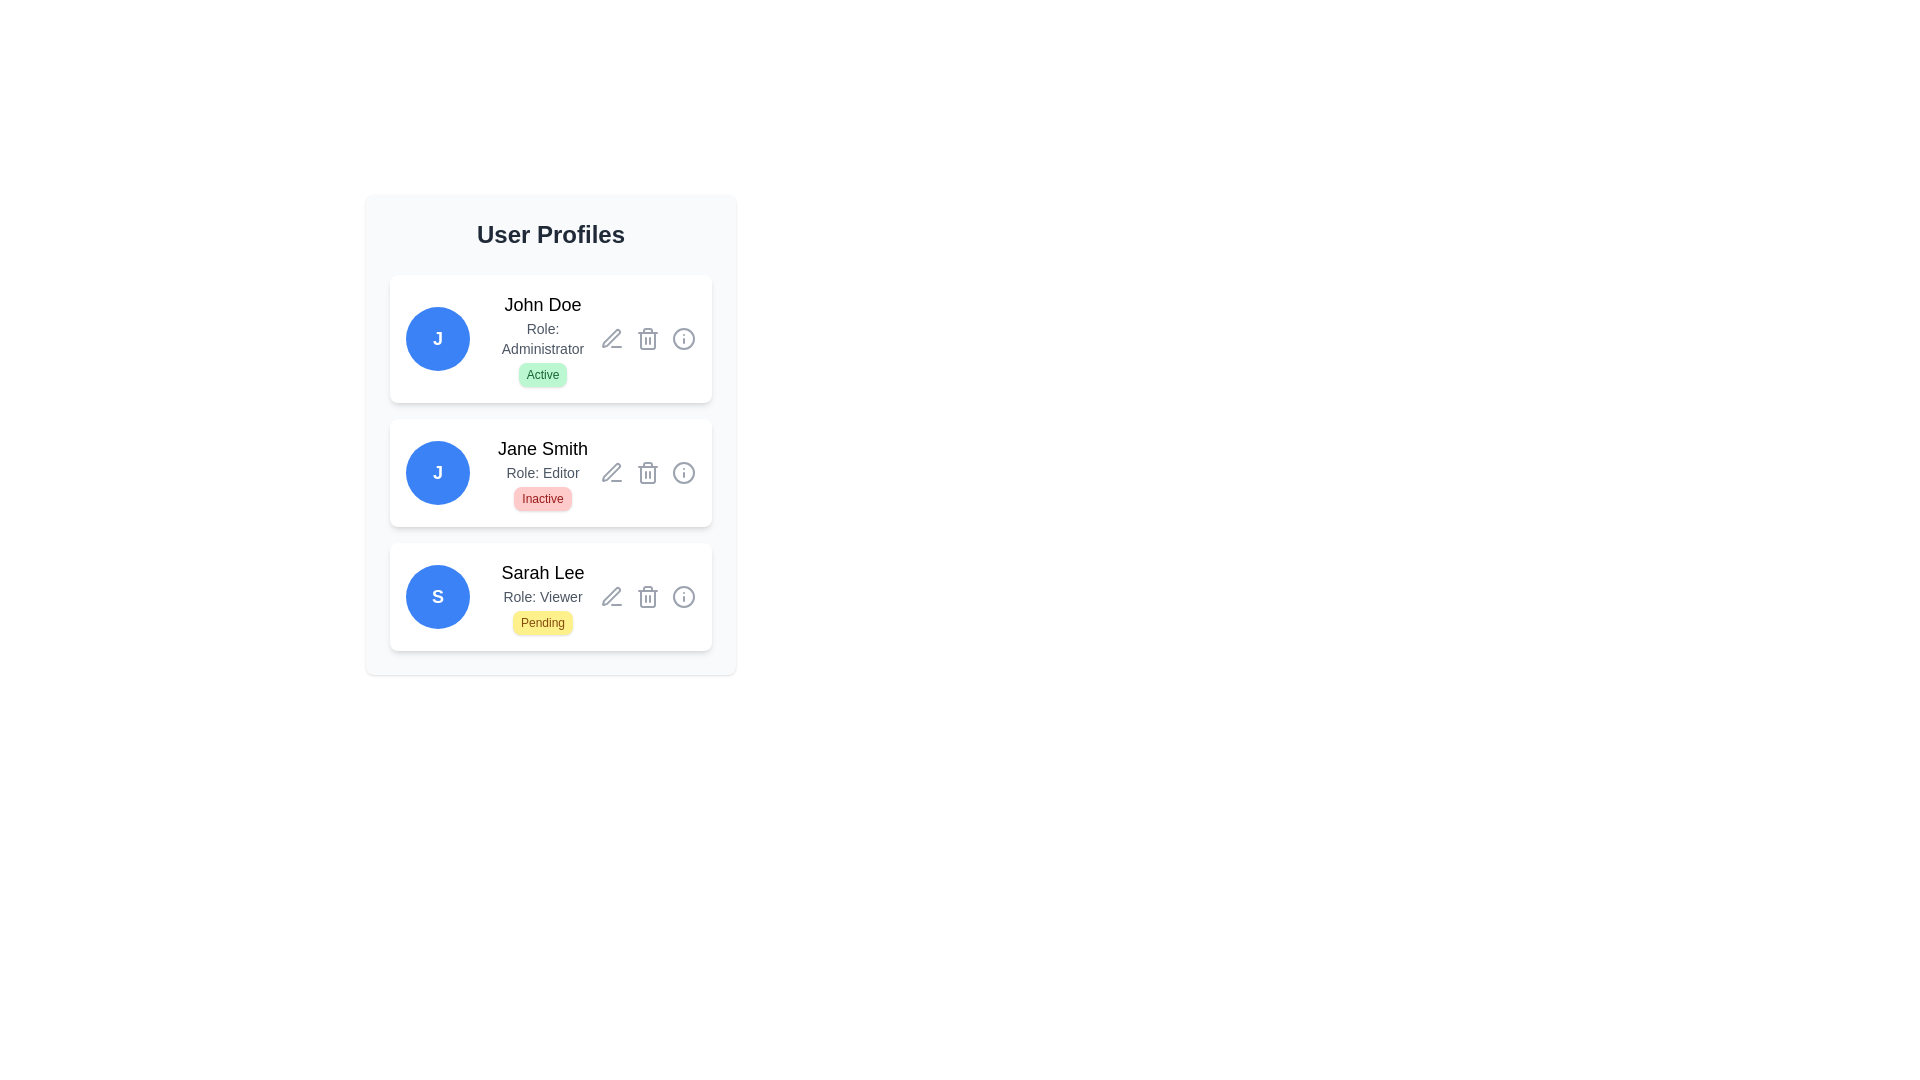 This screenshot has width=1920, height=1080. Describe the element at coordinates (436, 473) in the screenshot. I see `the profile icon for 'Jane Smith', located in the middle of the user profile list, specifically in the leftmost section` at that location.